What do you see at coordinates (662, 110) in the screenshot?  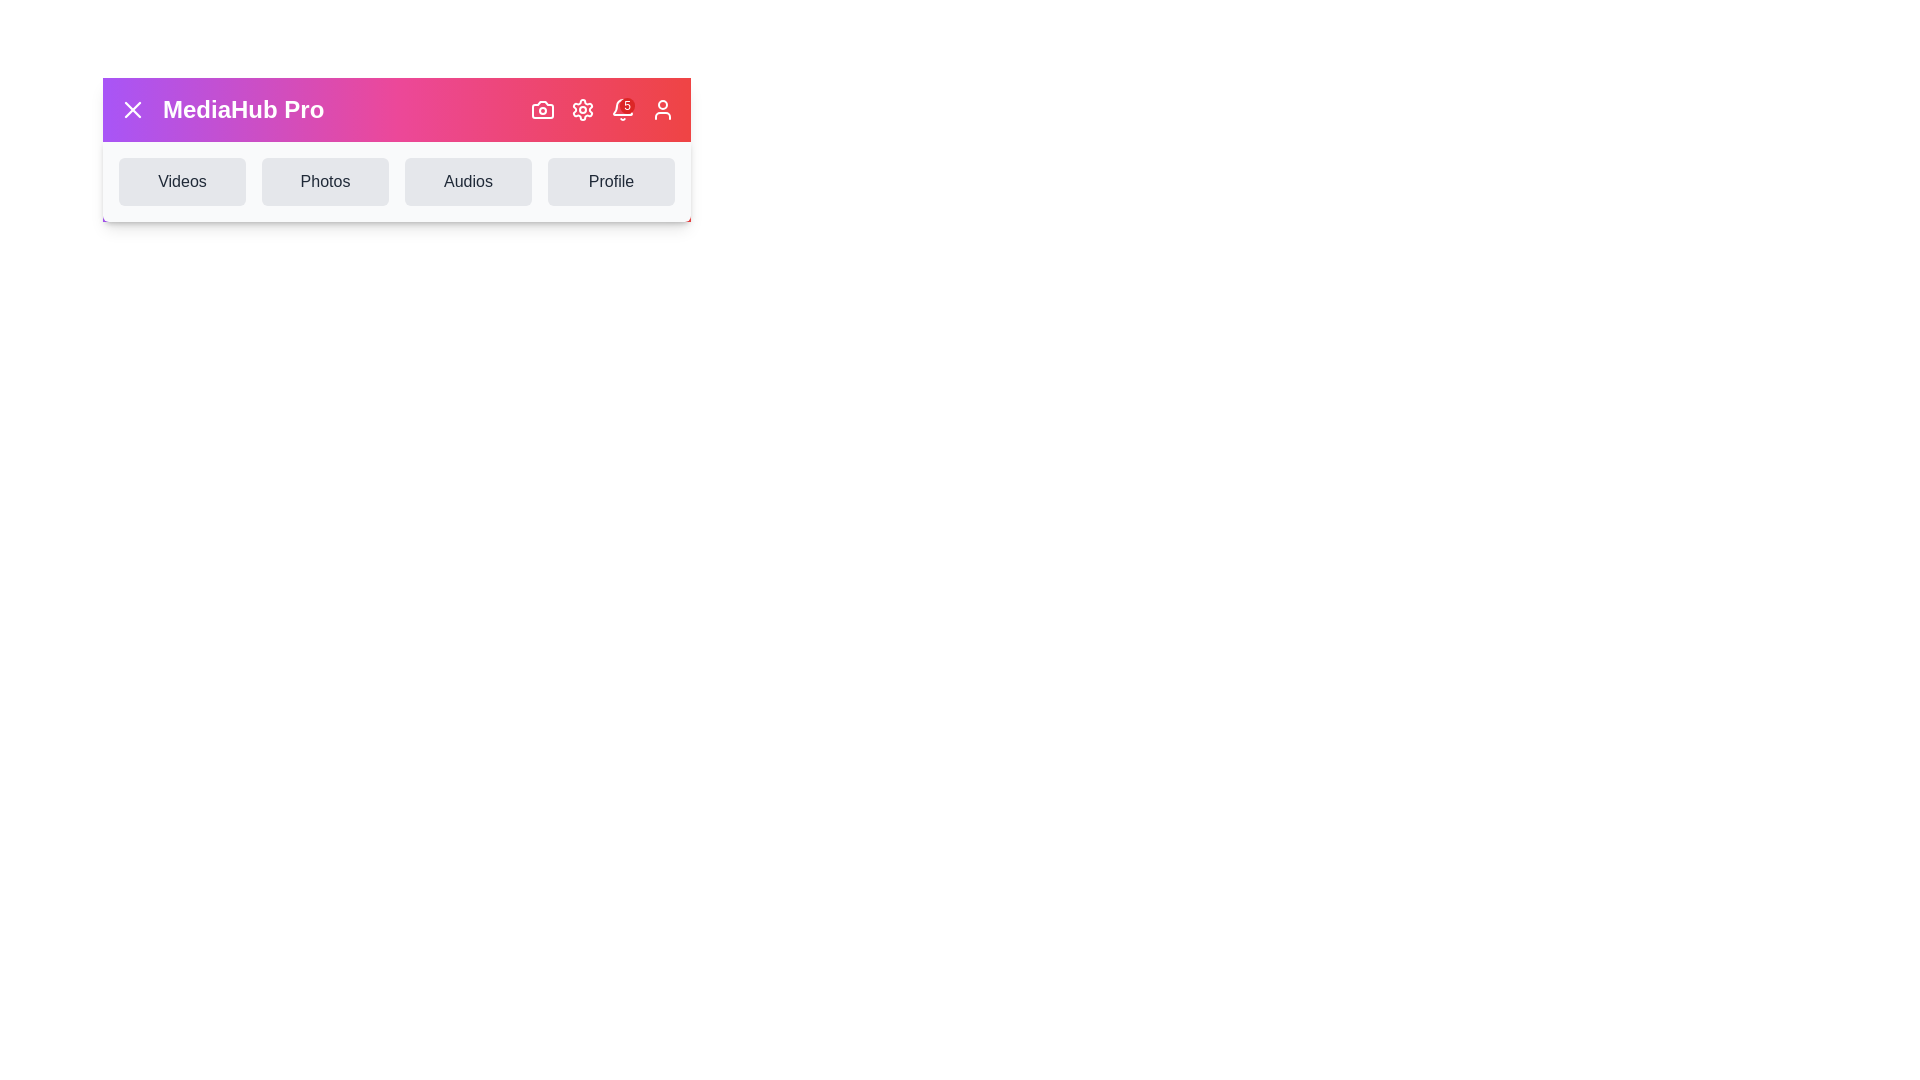 I see `the user icon to access profile-related features` at bounding box center [662, 110].